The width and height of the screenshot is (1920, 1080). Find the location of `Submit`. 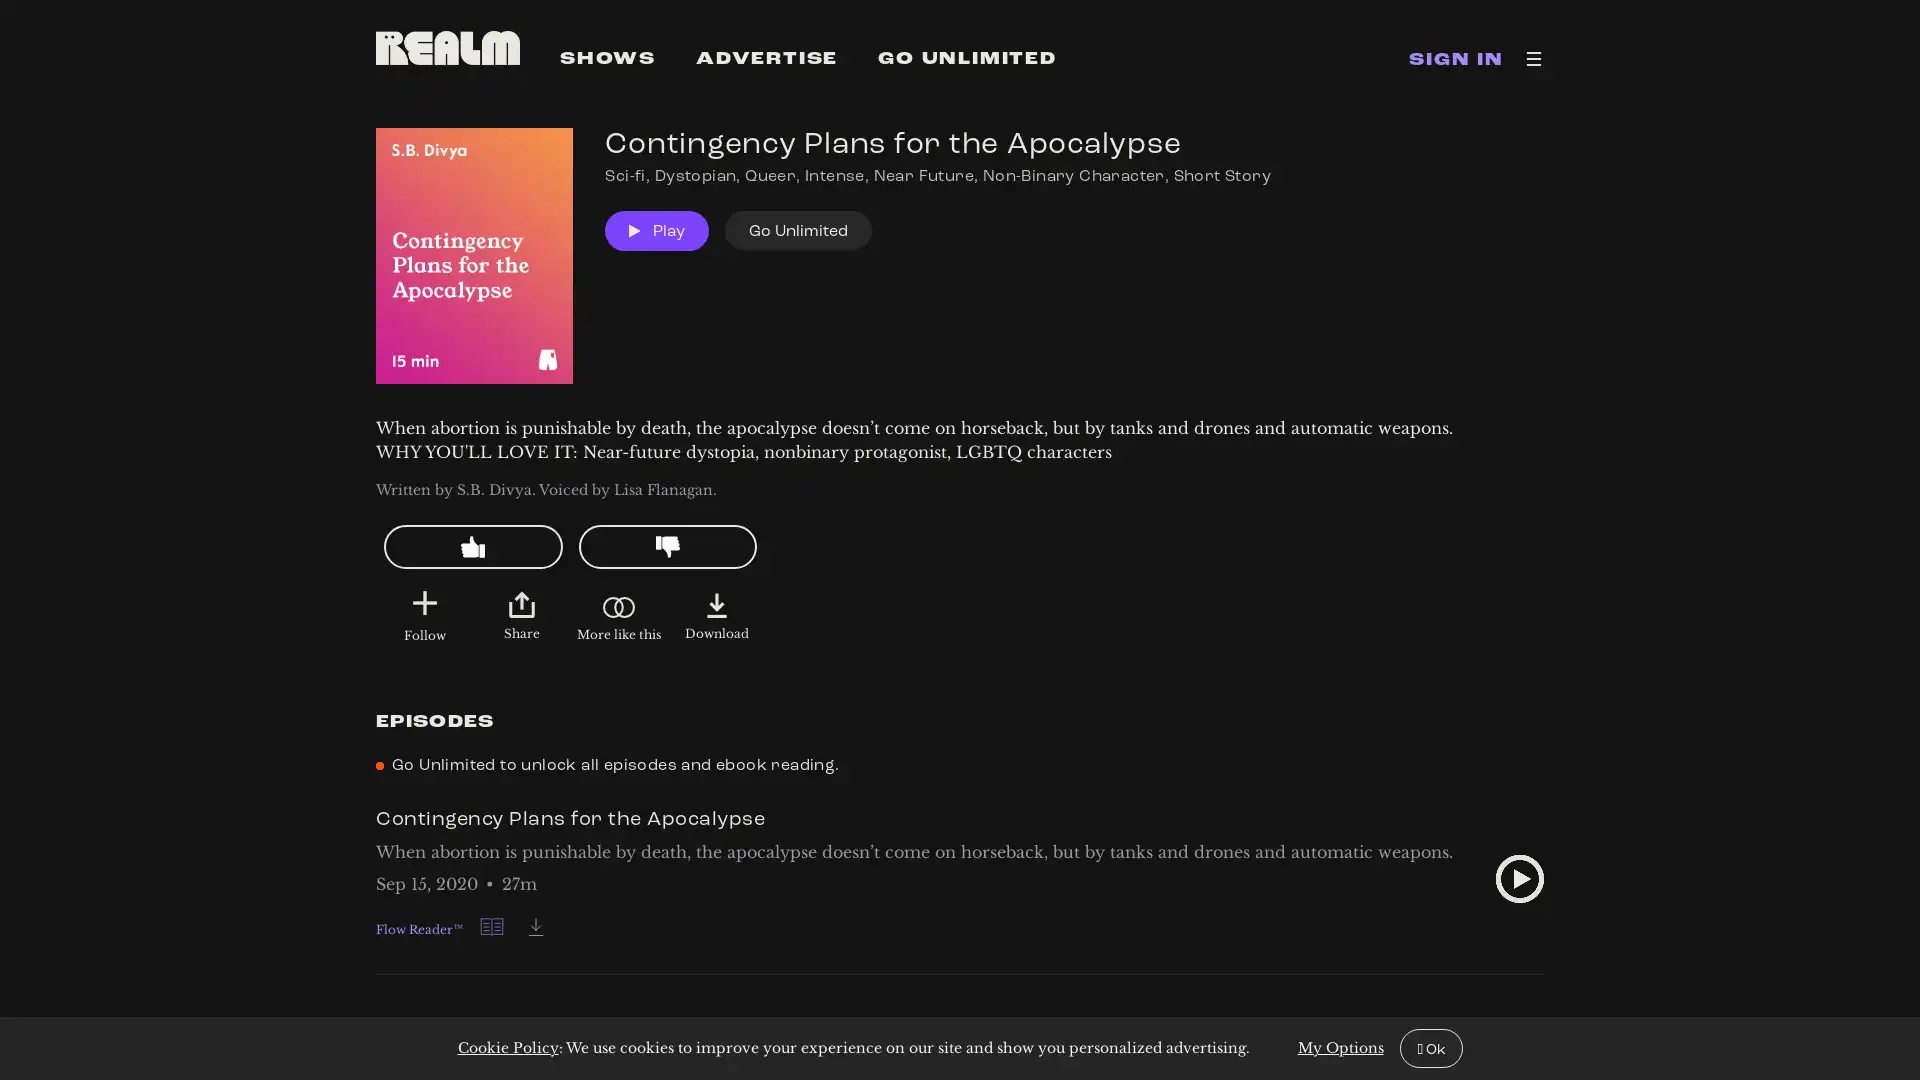

Submit is located at coordinates (422, 604).